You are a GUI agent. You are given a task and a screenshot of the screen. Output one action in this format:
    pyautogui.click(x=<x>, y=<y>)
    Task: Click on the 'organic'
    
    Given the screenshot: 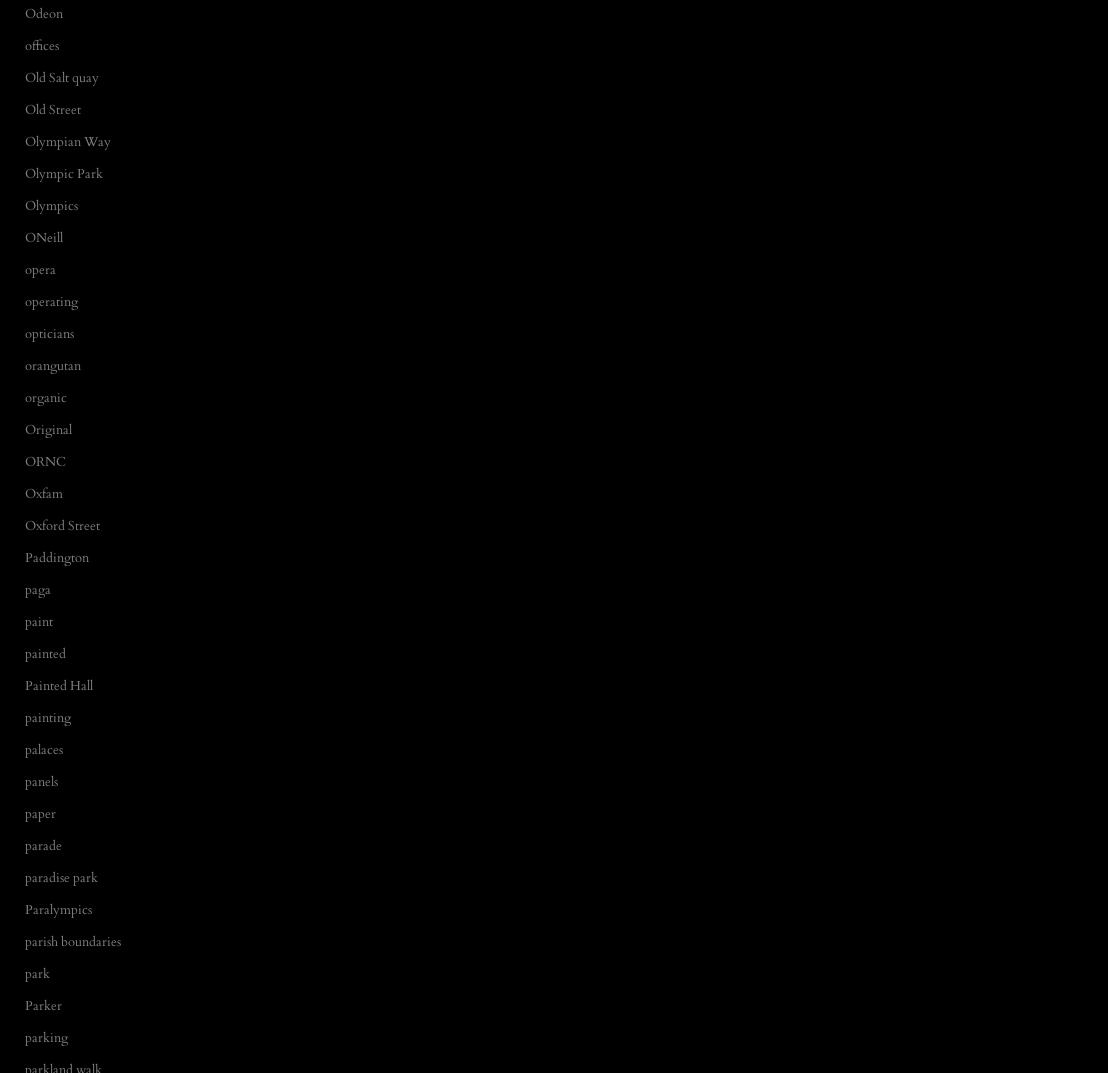 What is the action you would take?
    pyautogui.click(x=45, y=396)
    